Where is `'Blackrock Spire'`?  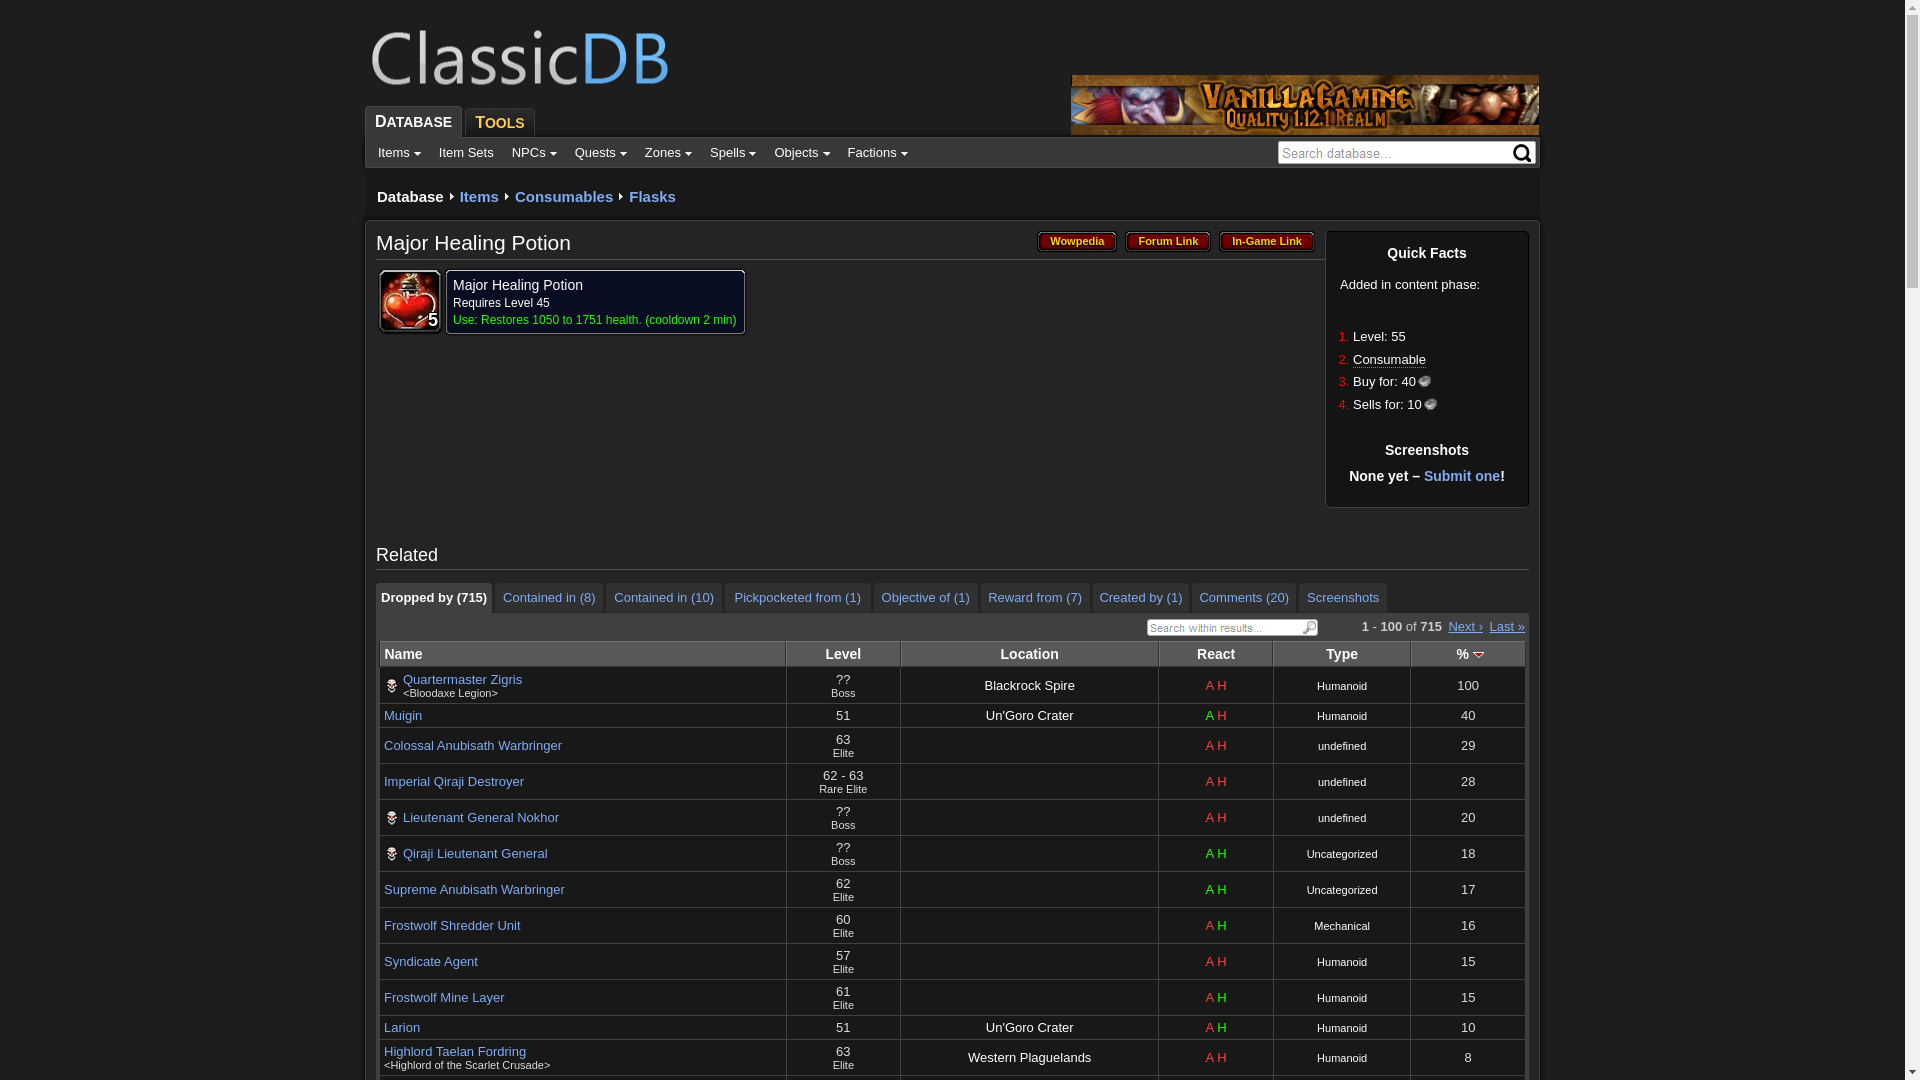 'Blackrock Spire' is located at coordinates (1030, 684).